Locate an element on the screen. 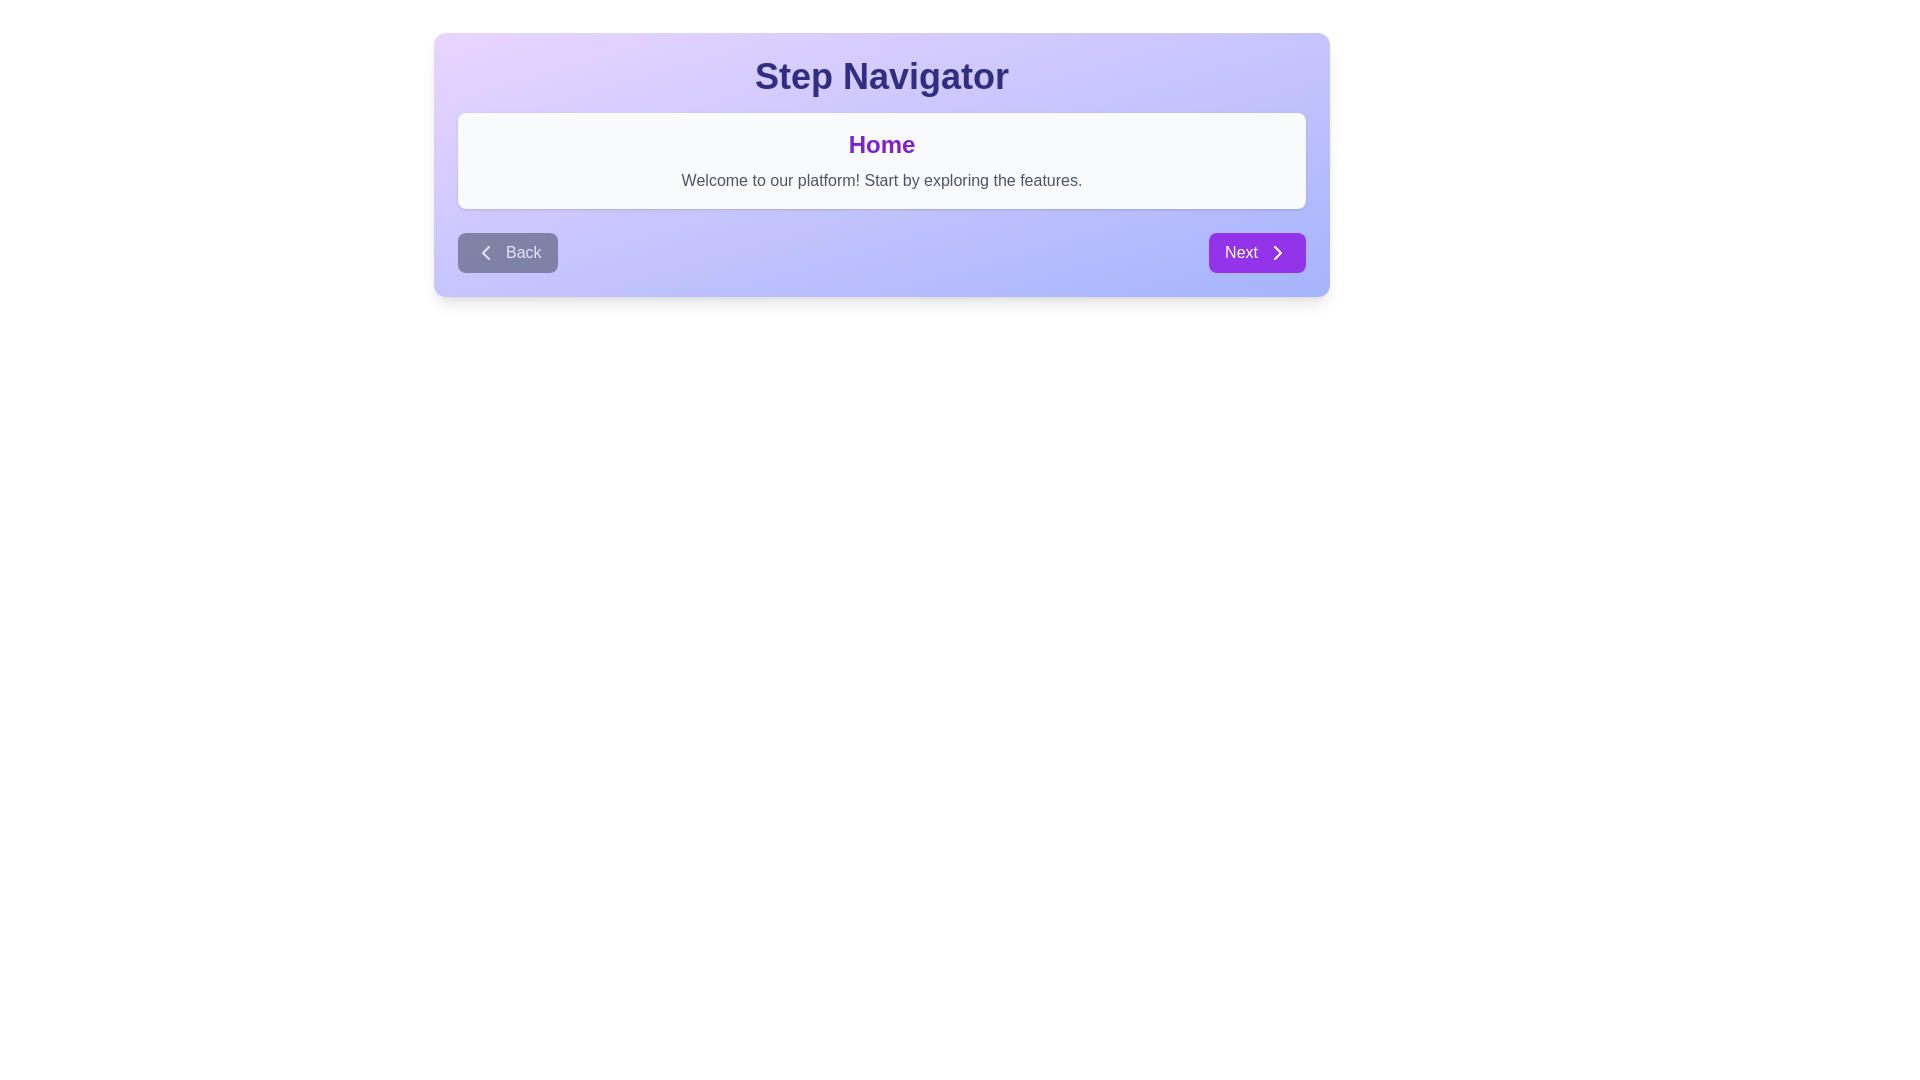 The height and width of the screenshot is (1080, 1920). the right-facing arrow icon contained within the 'Next' button located at the bottom-right corner of the panel is located at coordinates (1276, 252).